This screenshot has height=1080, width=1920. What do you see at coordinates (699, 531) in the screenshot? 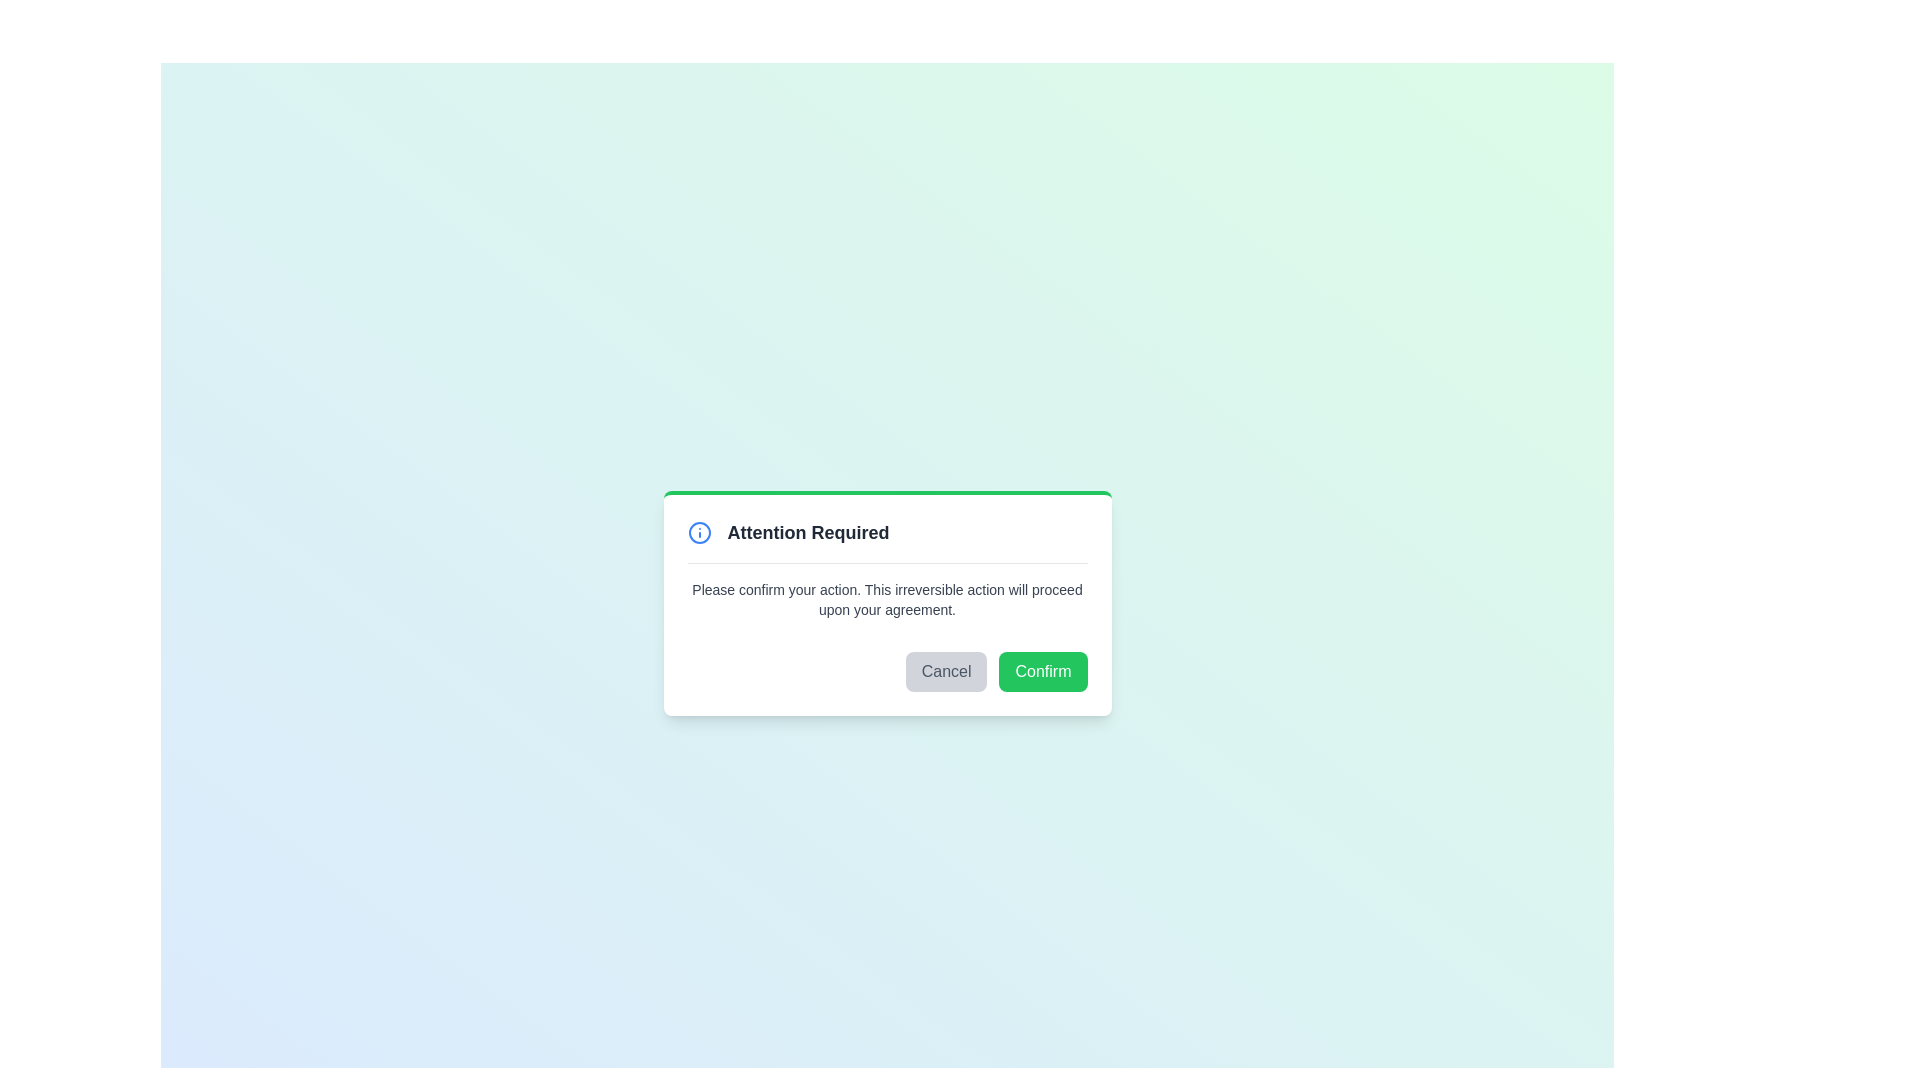
I see `the circular icon with a blue border and central dot located at the top-left corner of the attention banner, preceding the header text 'Attention Required'` at bounding box center [699, 531].